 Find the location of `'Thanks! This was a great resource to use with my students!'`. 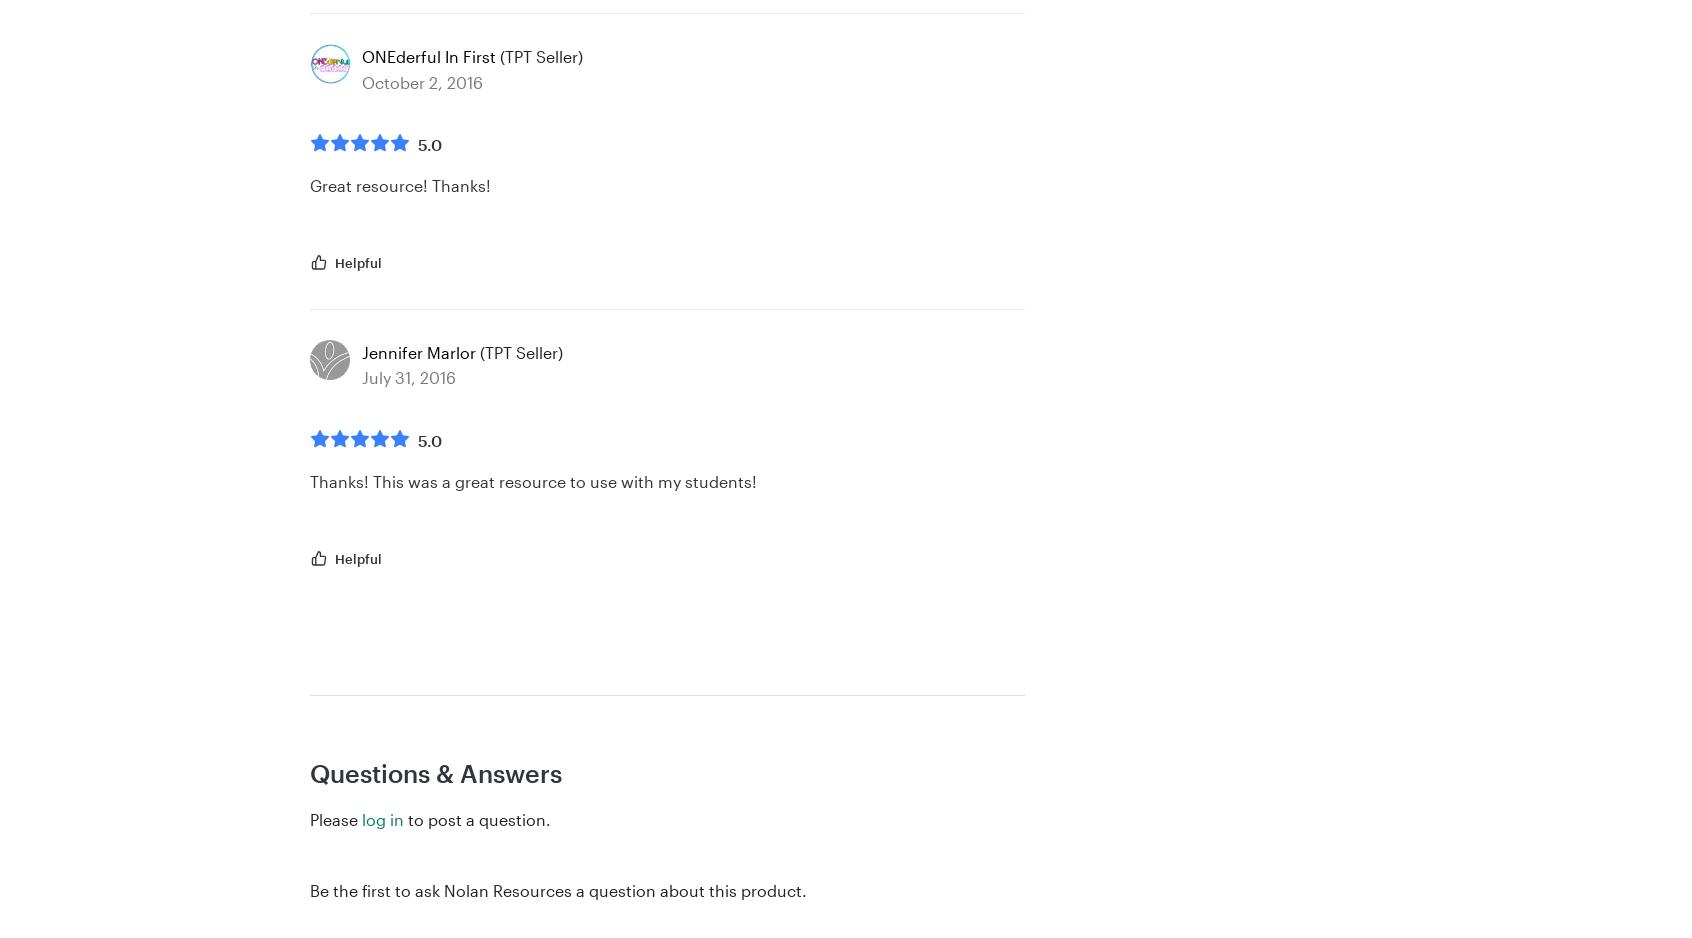

'Thanks! This was a great resource to use with my students!' is located at coordinates (533, 481).